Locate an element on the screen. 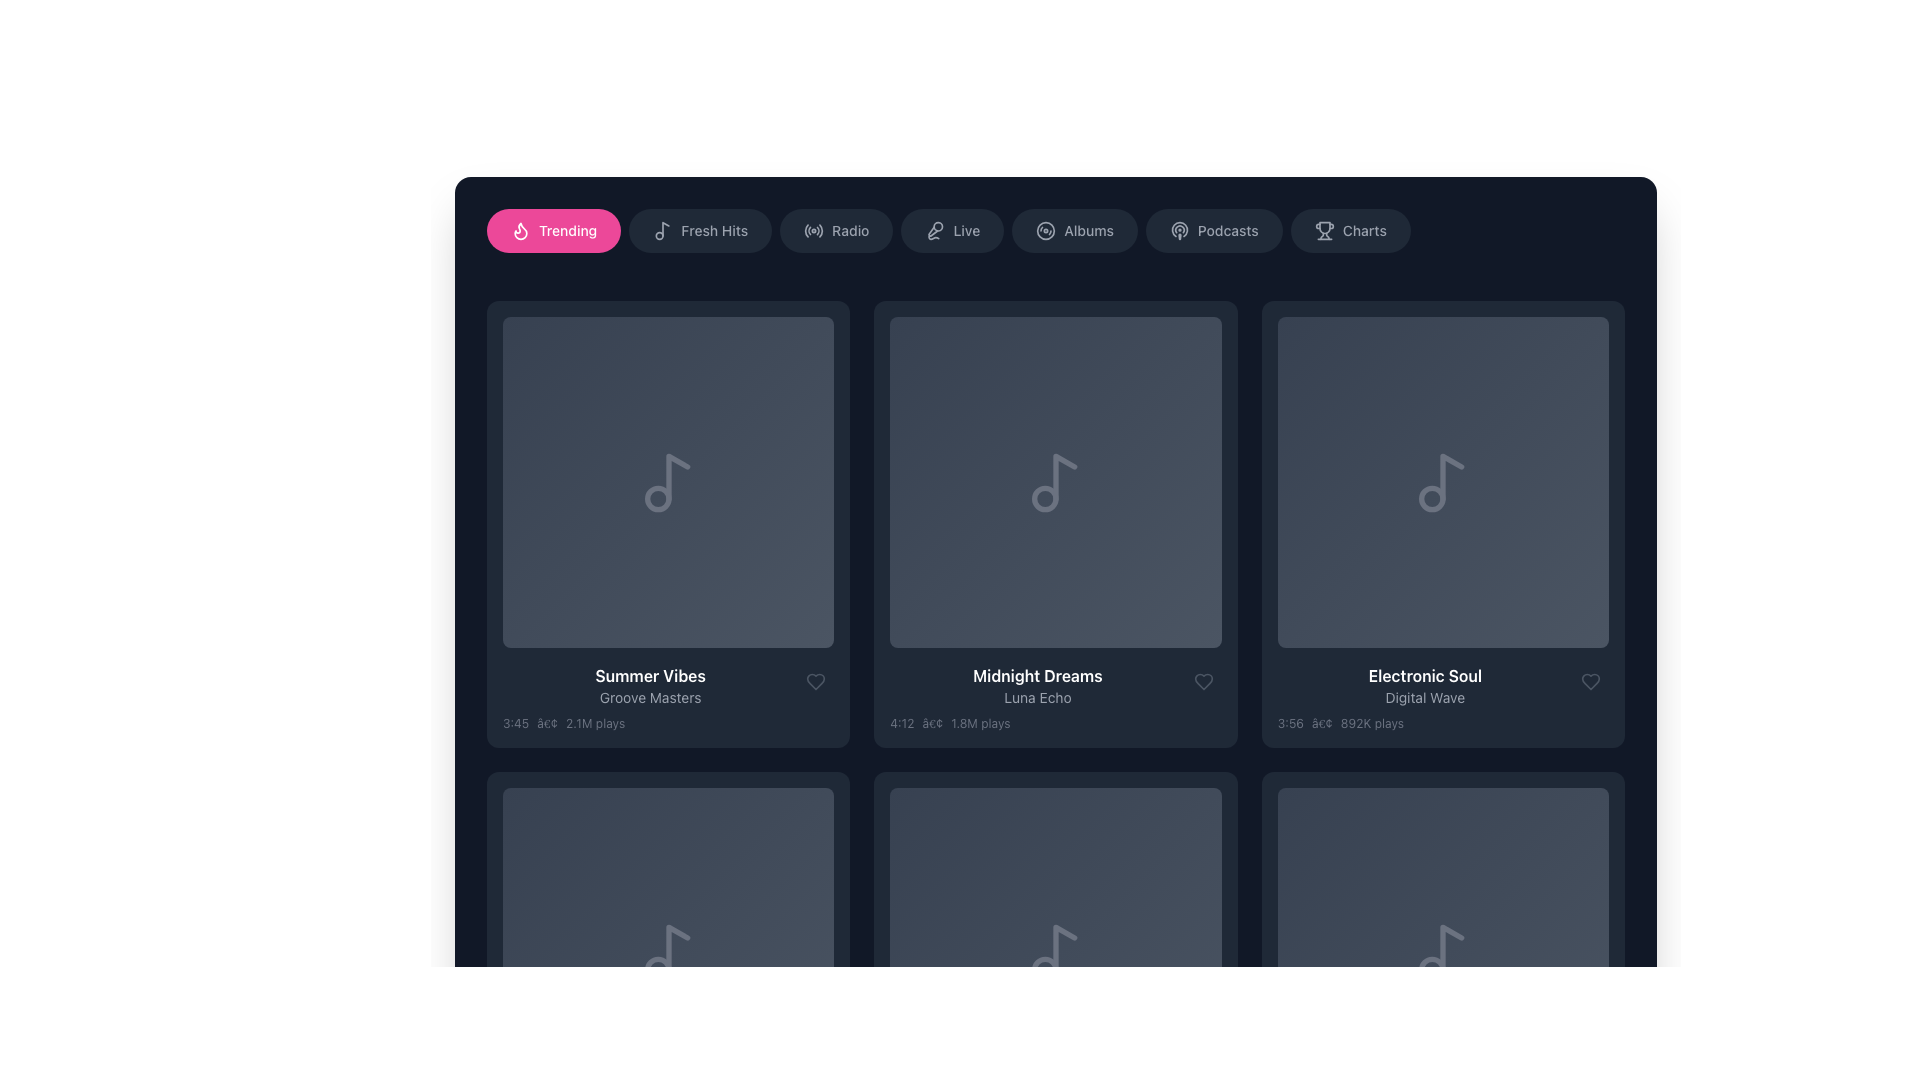 The image size is (1920, 1080). the static text element displaying '4:12', which is styled in light gray on a dark background and is the first of three sibling text elements is located at coordinates (901, 724).